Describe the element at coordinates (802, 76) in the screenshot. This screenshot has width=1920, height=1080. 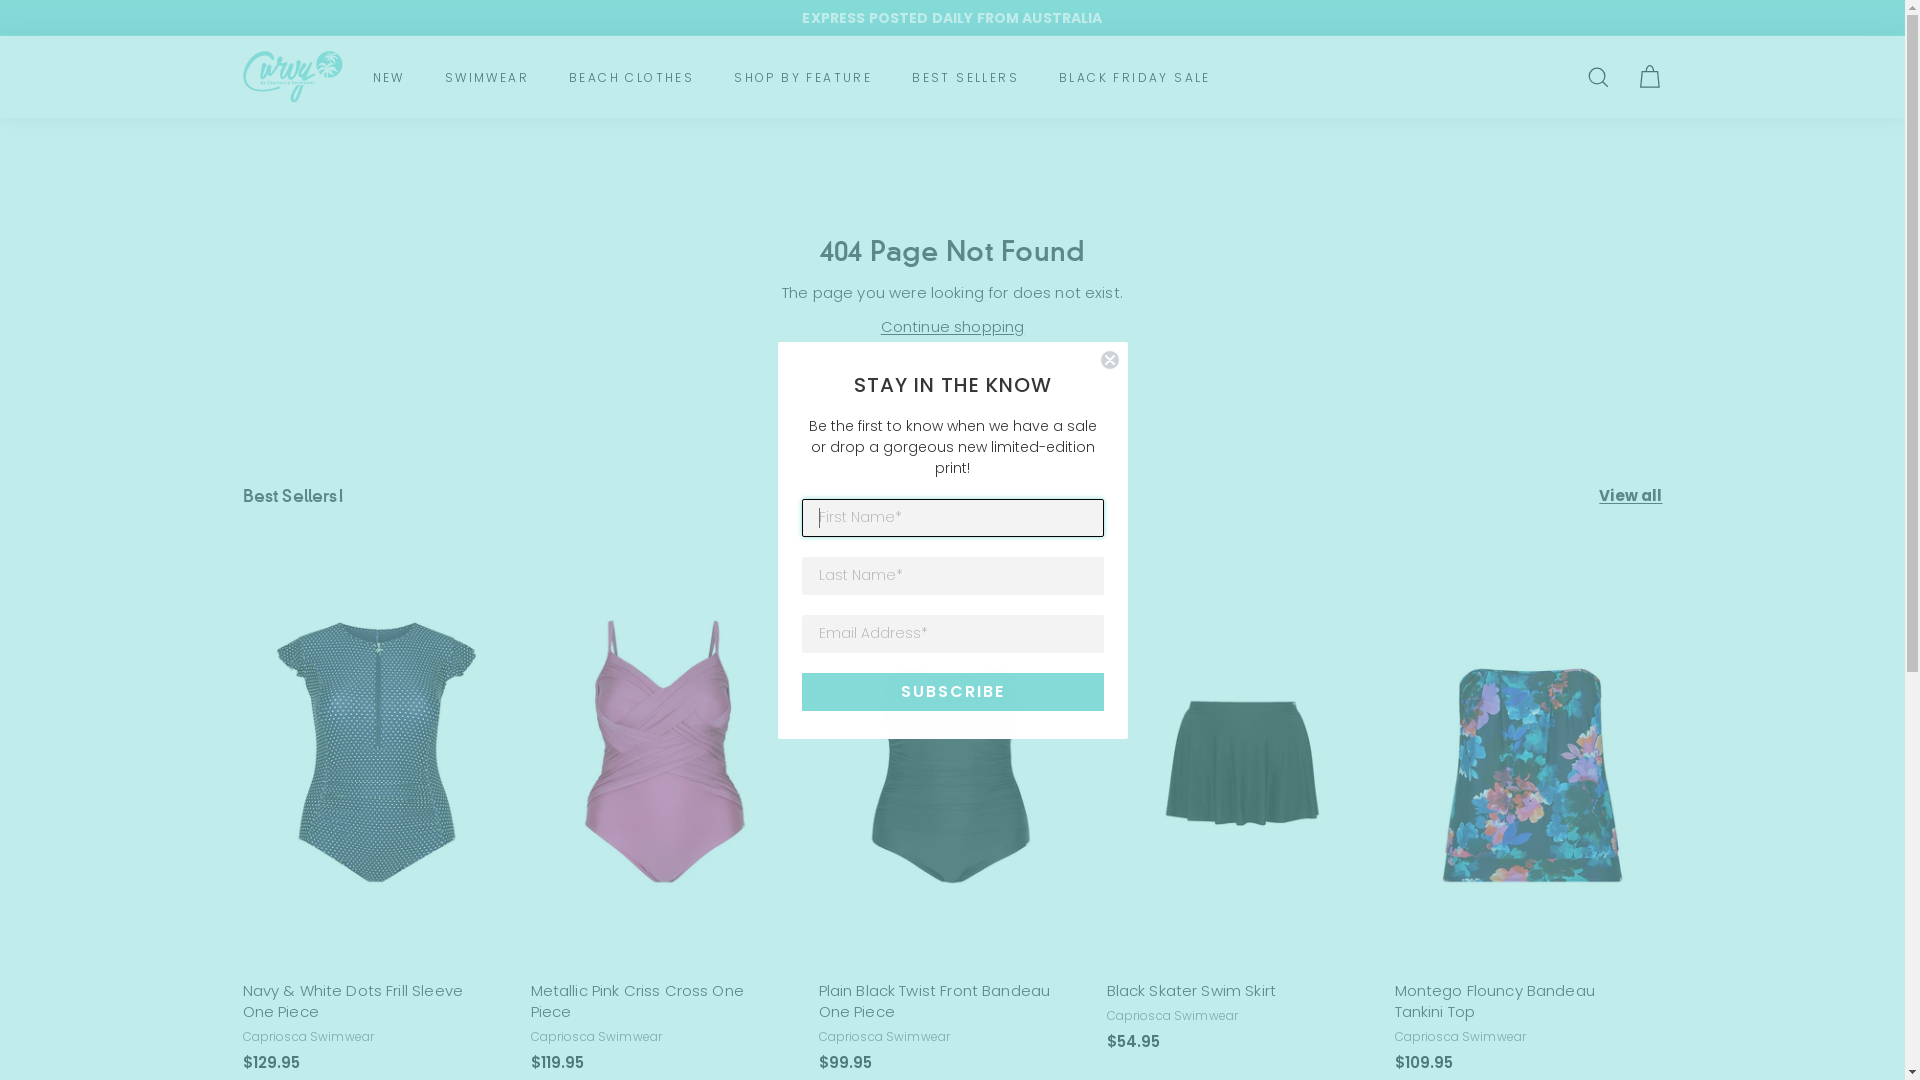
I see `'SHOP BY FEATURE'` at that location.